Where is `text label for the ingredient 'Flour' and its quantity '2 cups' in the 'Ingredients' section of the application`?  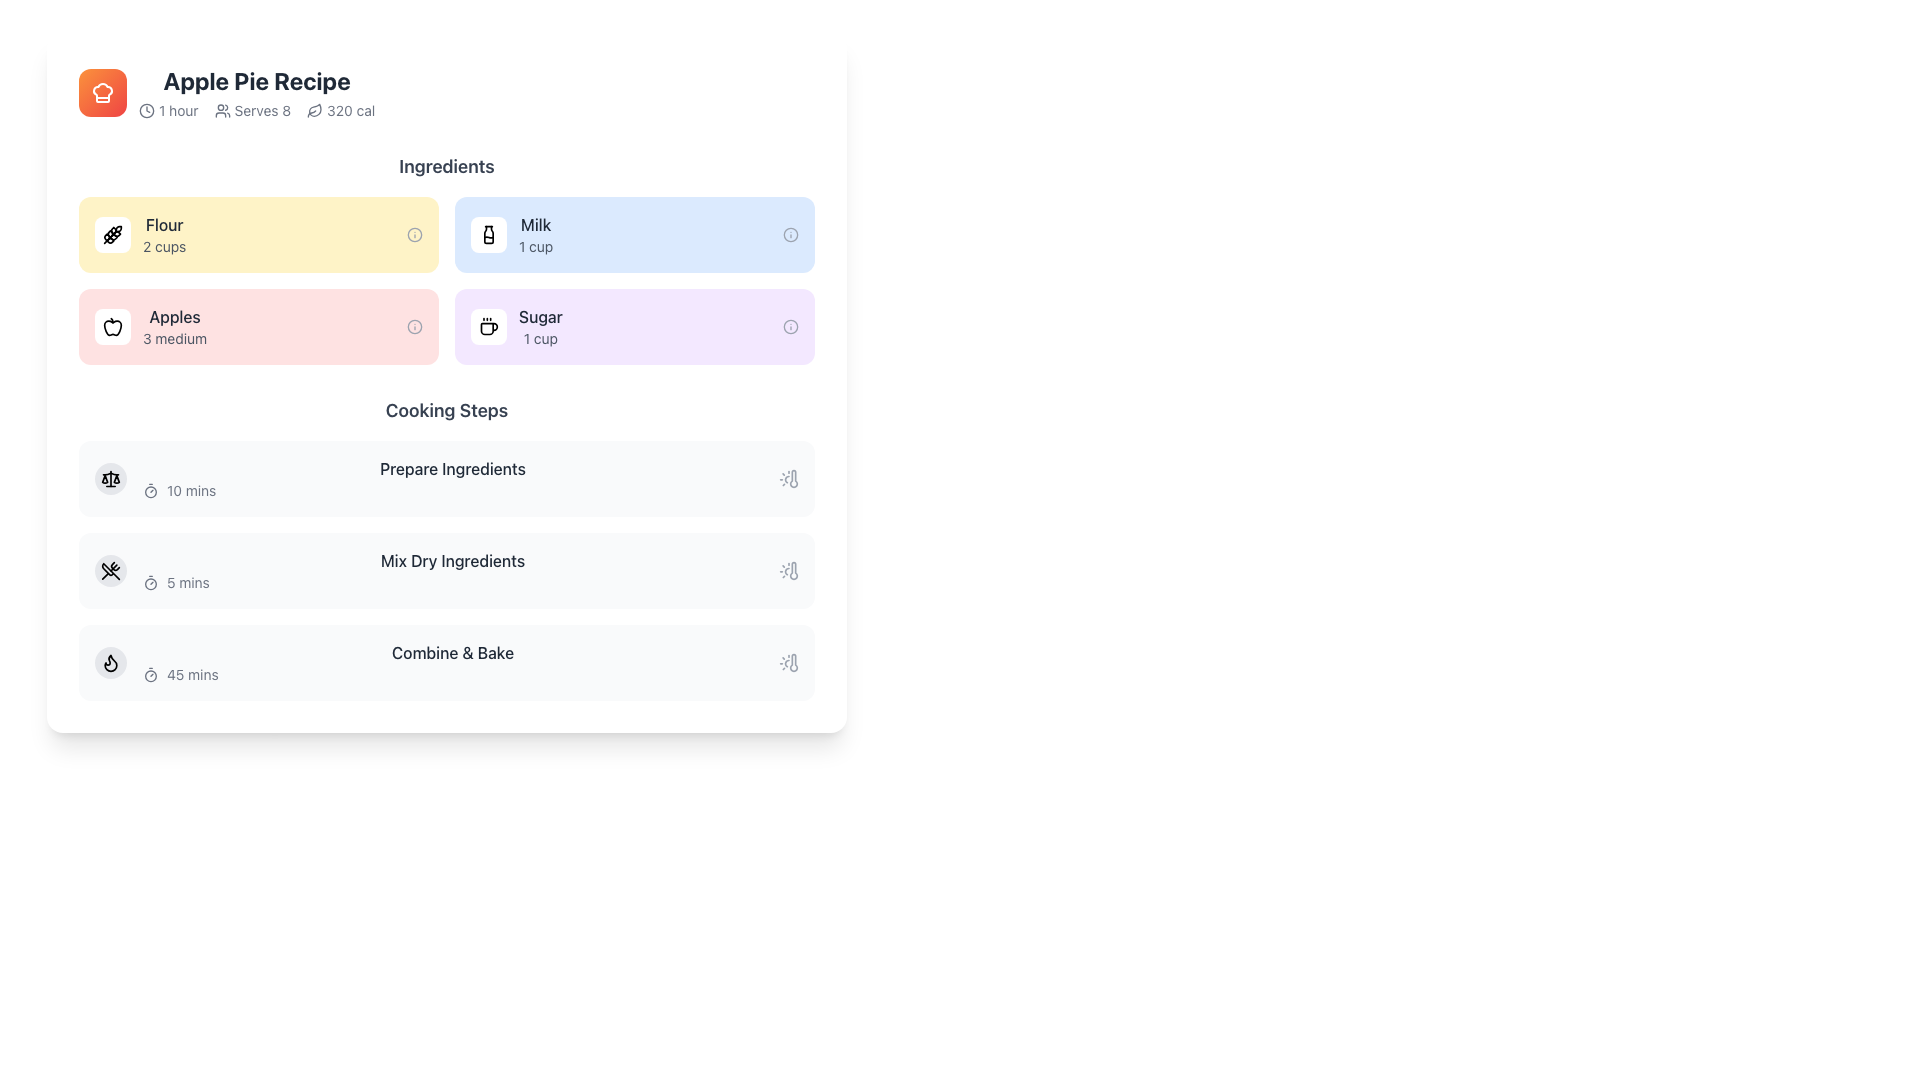 text label for the ingredient 'Flour' and its quantity '2 cups' in the 'Ingredients' section of the application is located at coordinates (164, 234).